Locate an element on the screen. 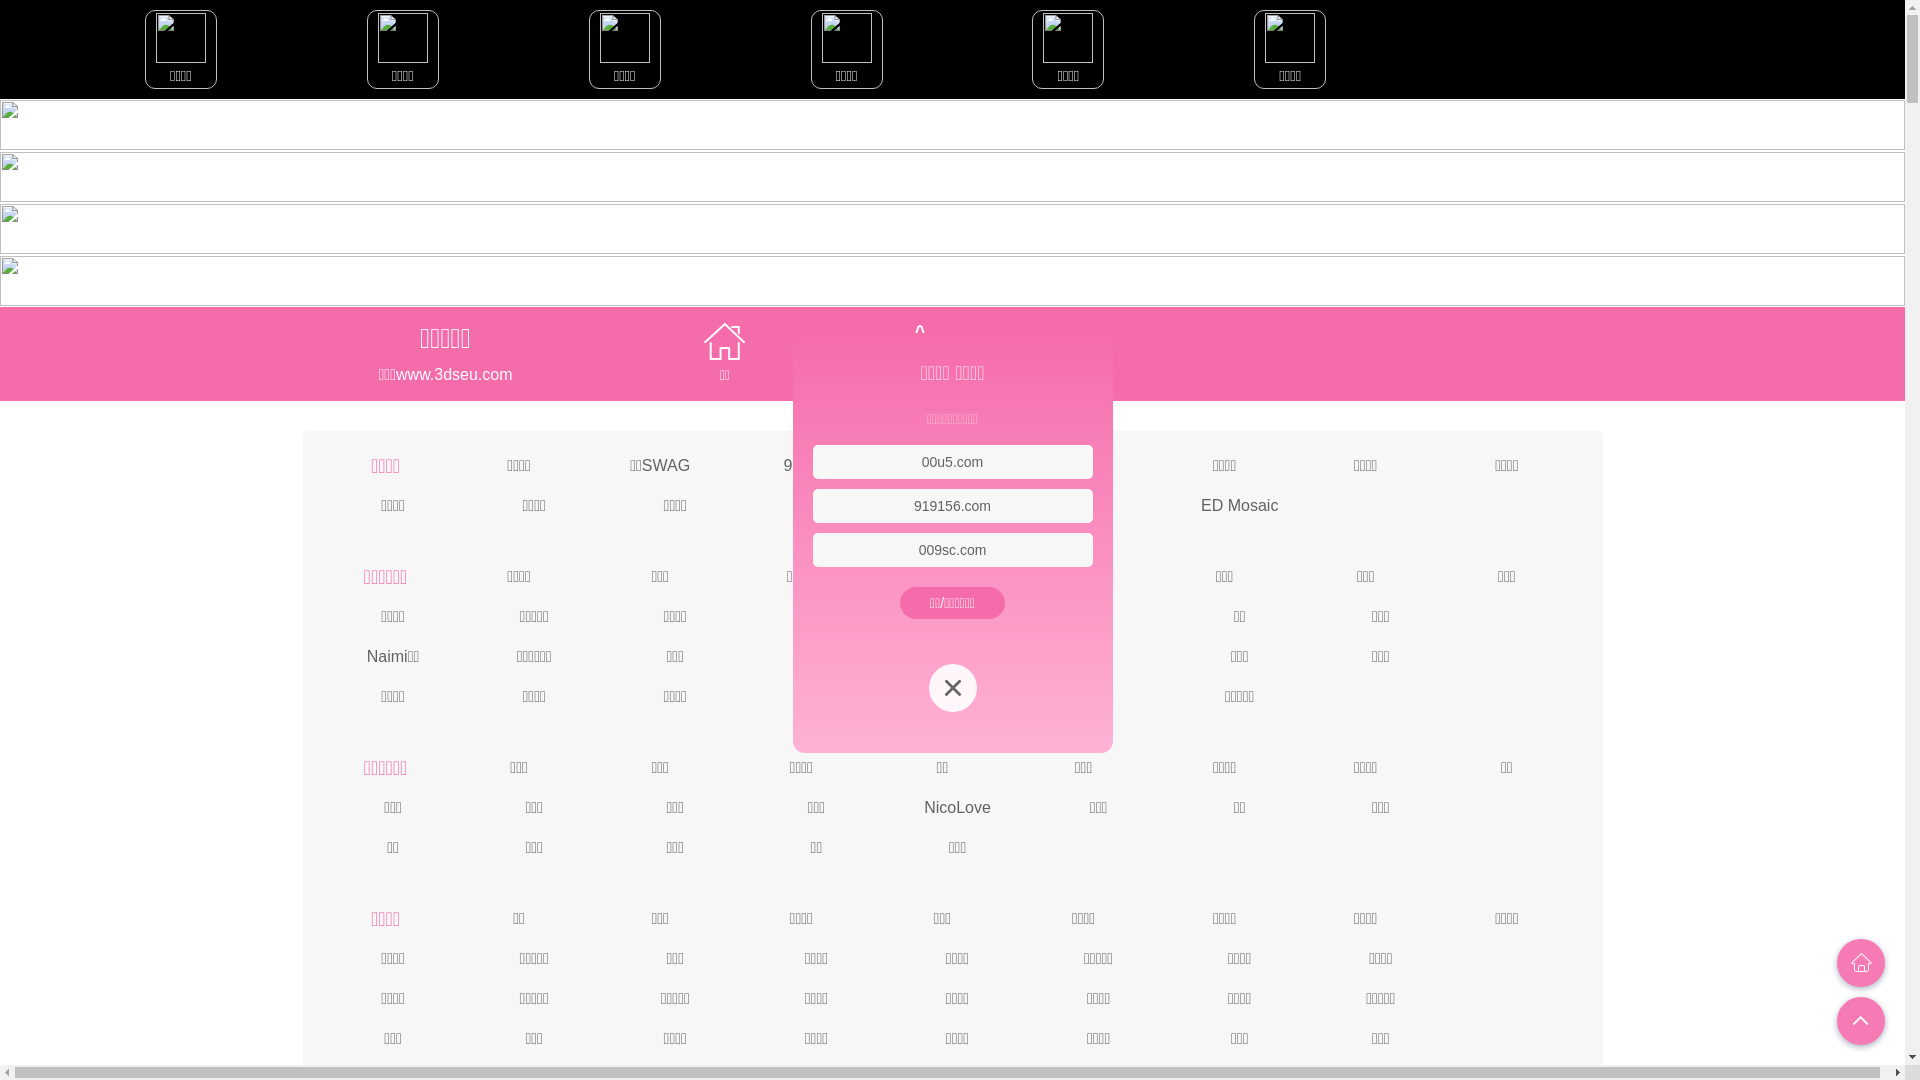 The width and height of the screenshot is (1920, 1080). 'NicoLove' is located at coordinates (956, 805).